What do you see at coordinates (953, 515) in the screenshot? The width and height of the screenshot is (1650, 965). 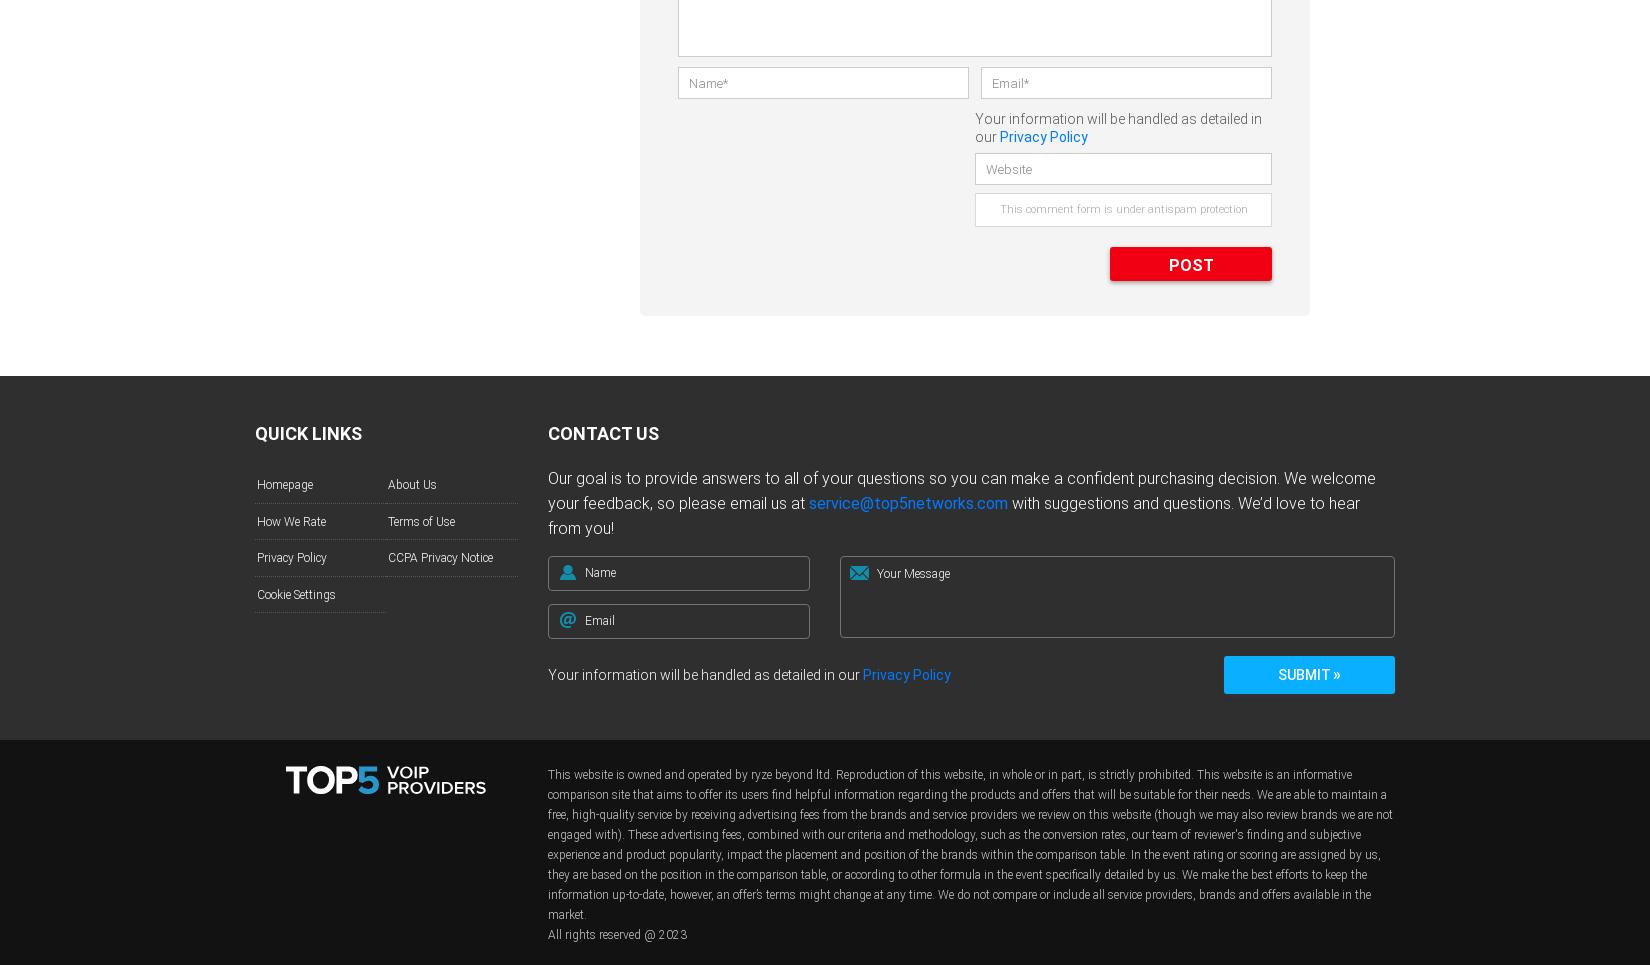 I see `'with suggestions and questions. We’d love to hear from you!'` at bounding box center [953, 515].